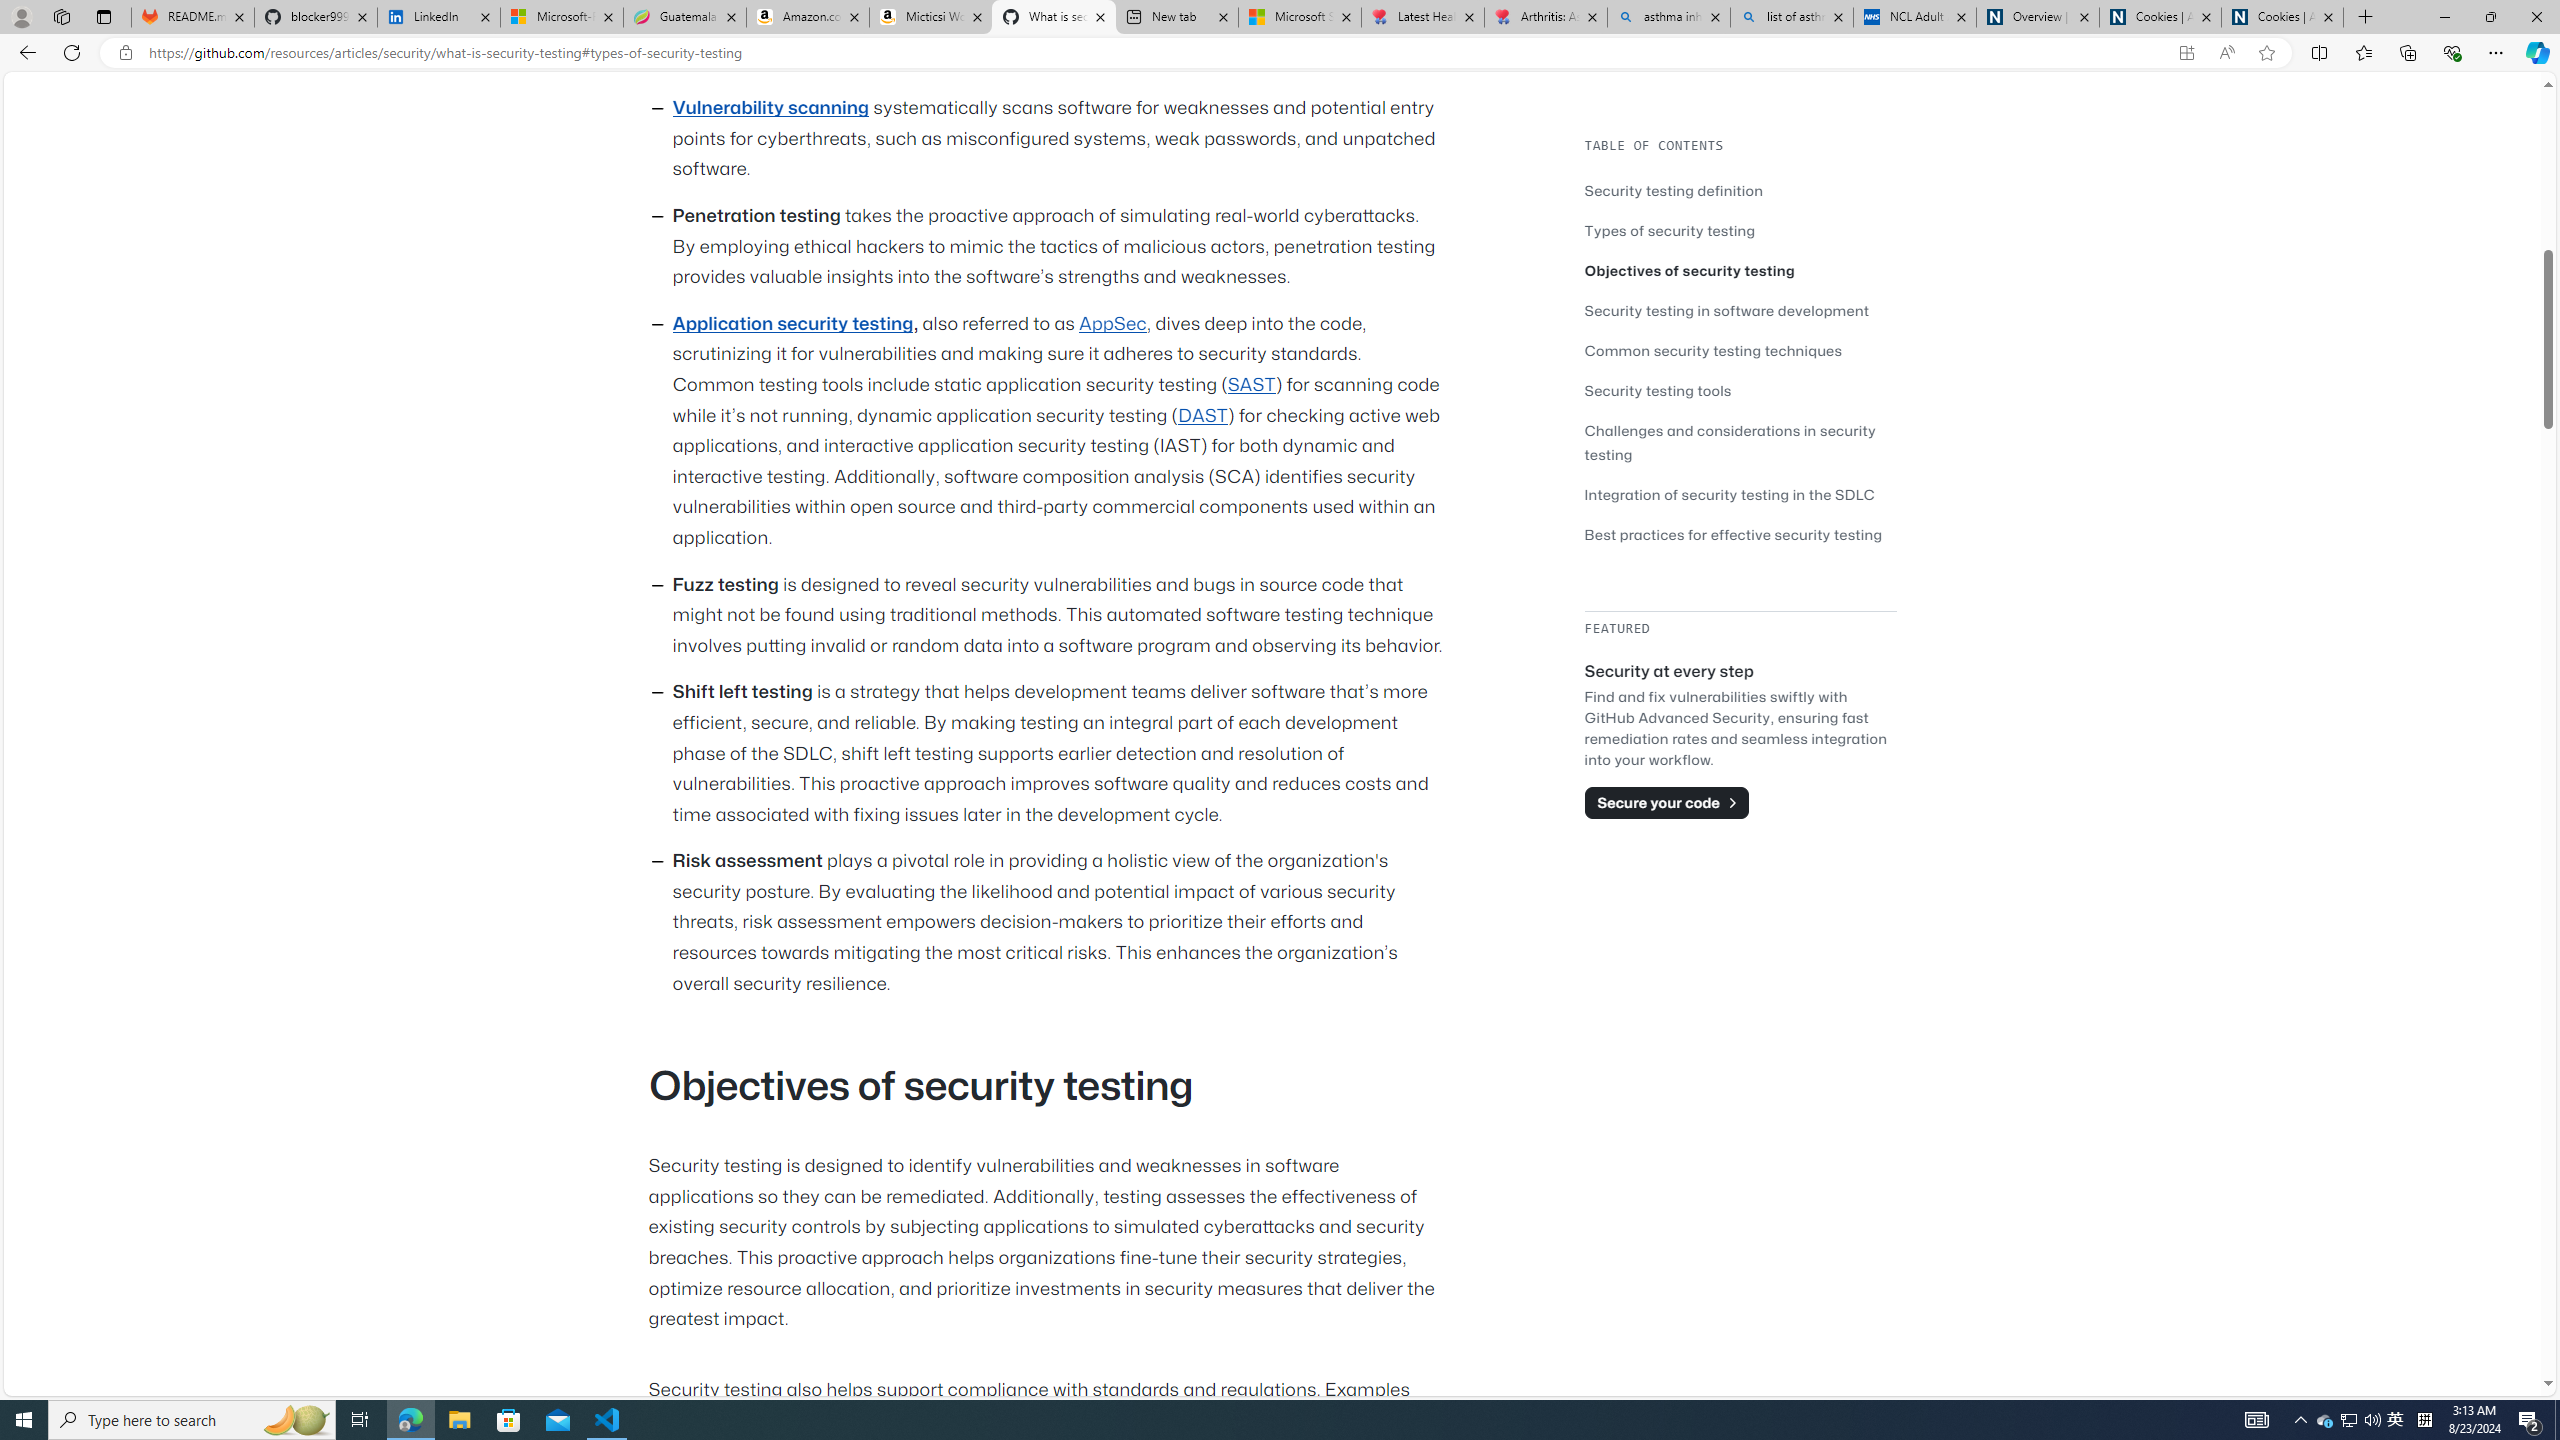 The height and width of the screenshot is (1440, 2560). I want to click on 'LinkedIn', so click(439, 16).